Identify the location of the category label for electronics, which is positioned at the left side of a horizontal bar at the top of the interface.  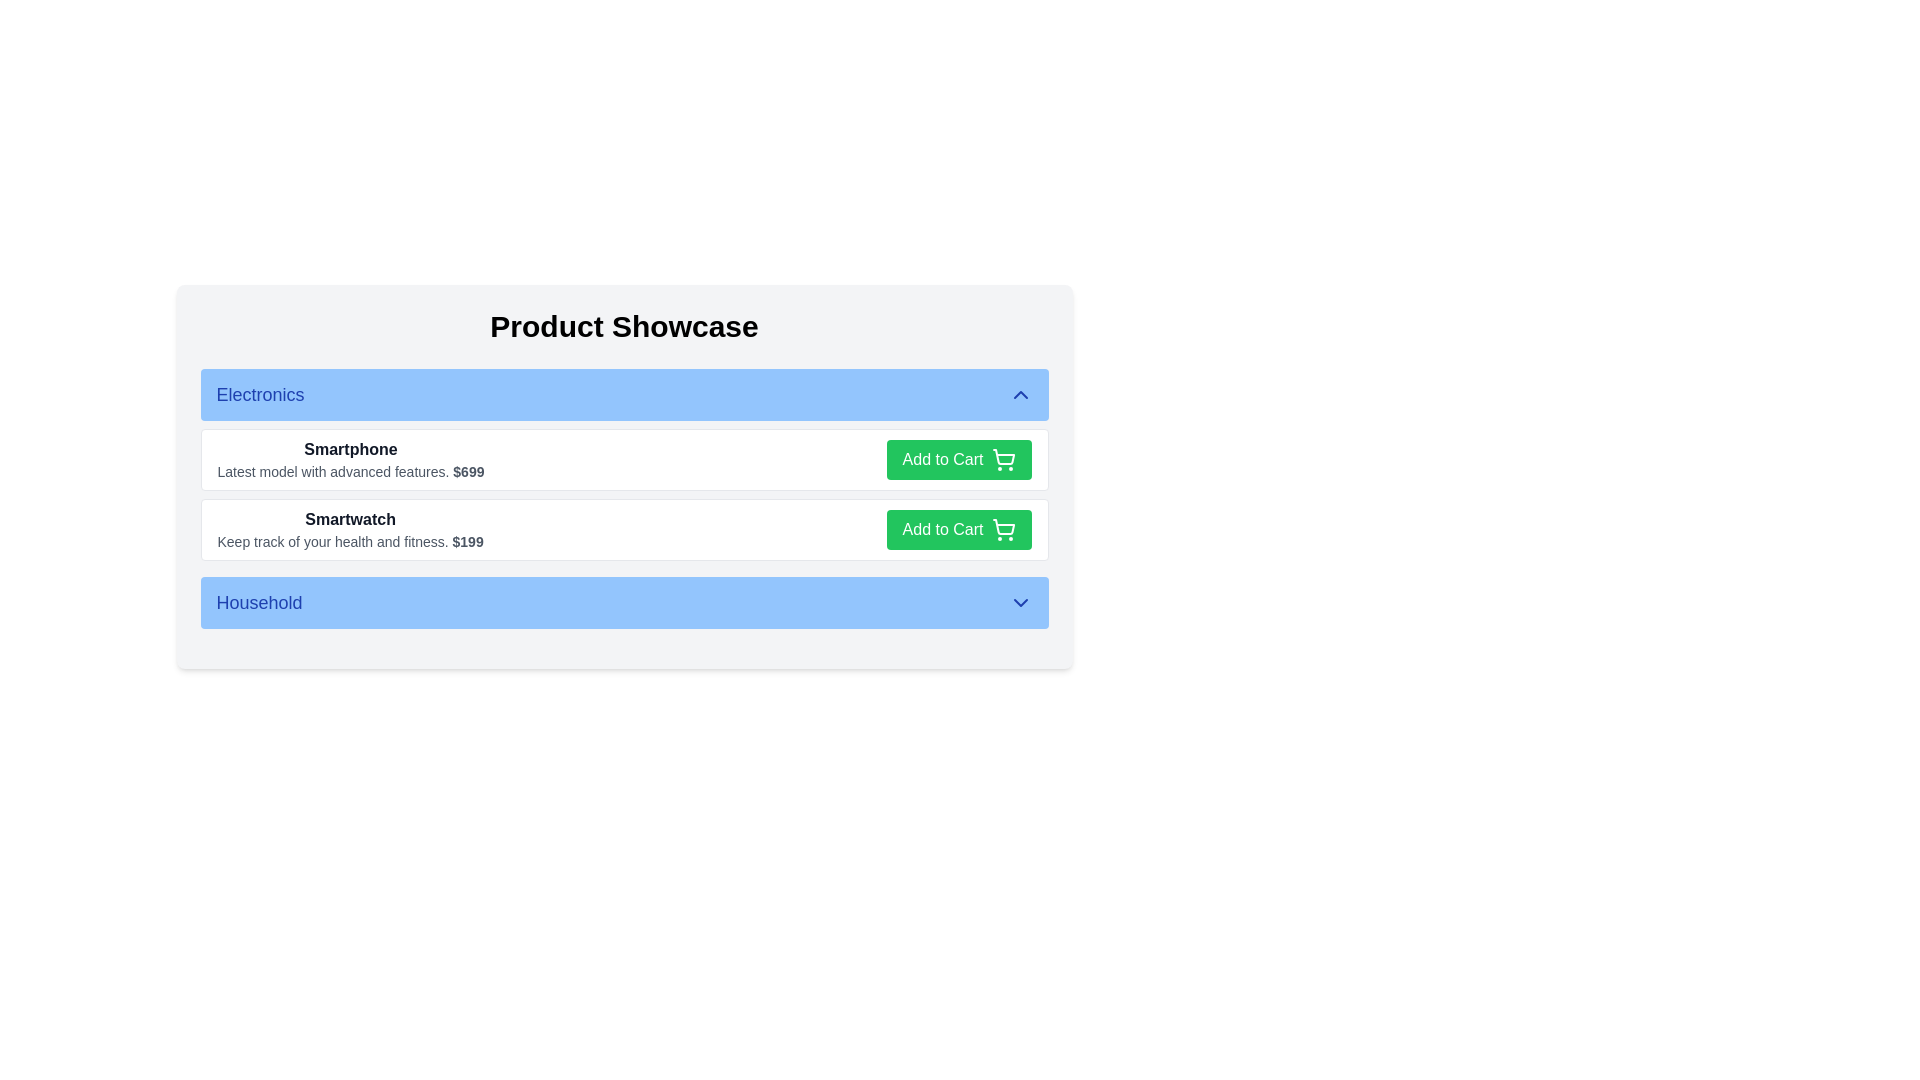
(259, 394).